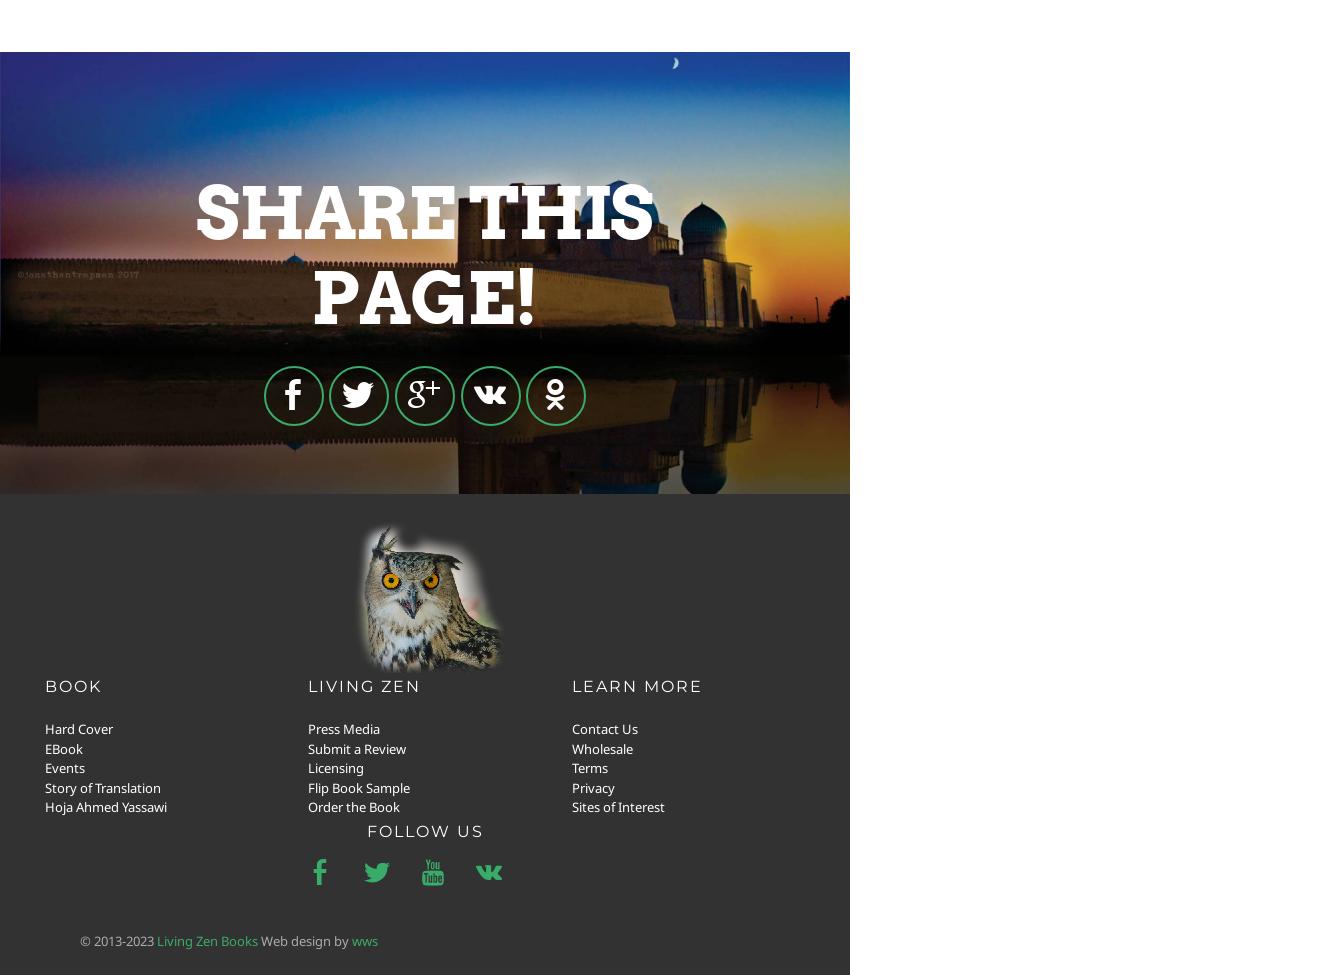 The width and height of the screenshot is (1320, 975). Describe the element at coordinates (72, 684) in the screenshot. I see `'Book'` at that location.